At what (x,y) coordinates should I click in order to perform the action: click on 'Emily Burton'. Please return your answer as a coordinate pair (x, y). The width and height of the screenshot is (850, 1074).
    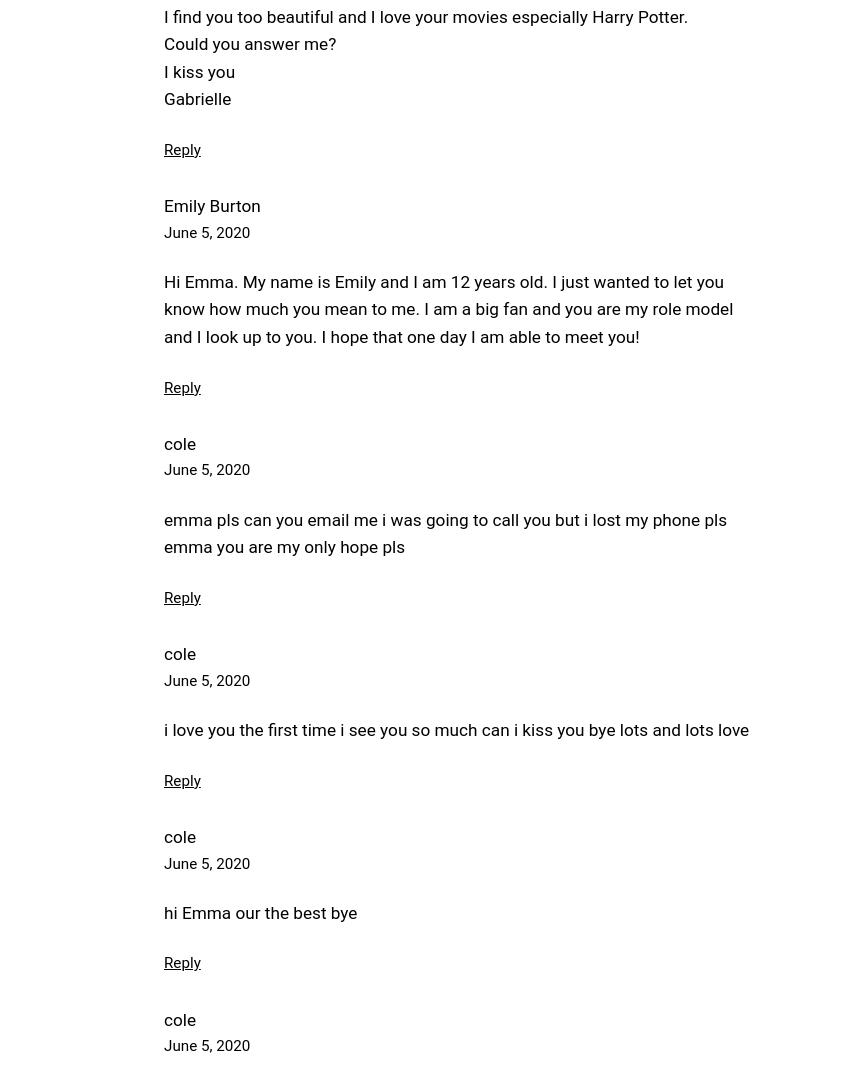
    Looking at the image, I should click on (163, 205).